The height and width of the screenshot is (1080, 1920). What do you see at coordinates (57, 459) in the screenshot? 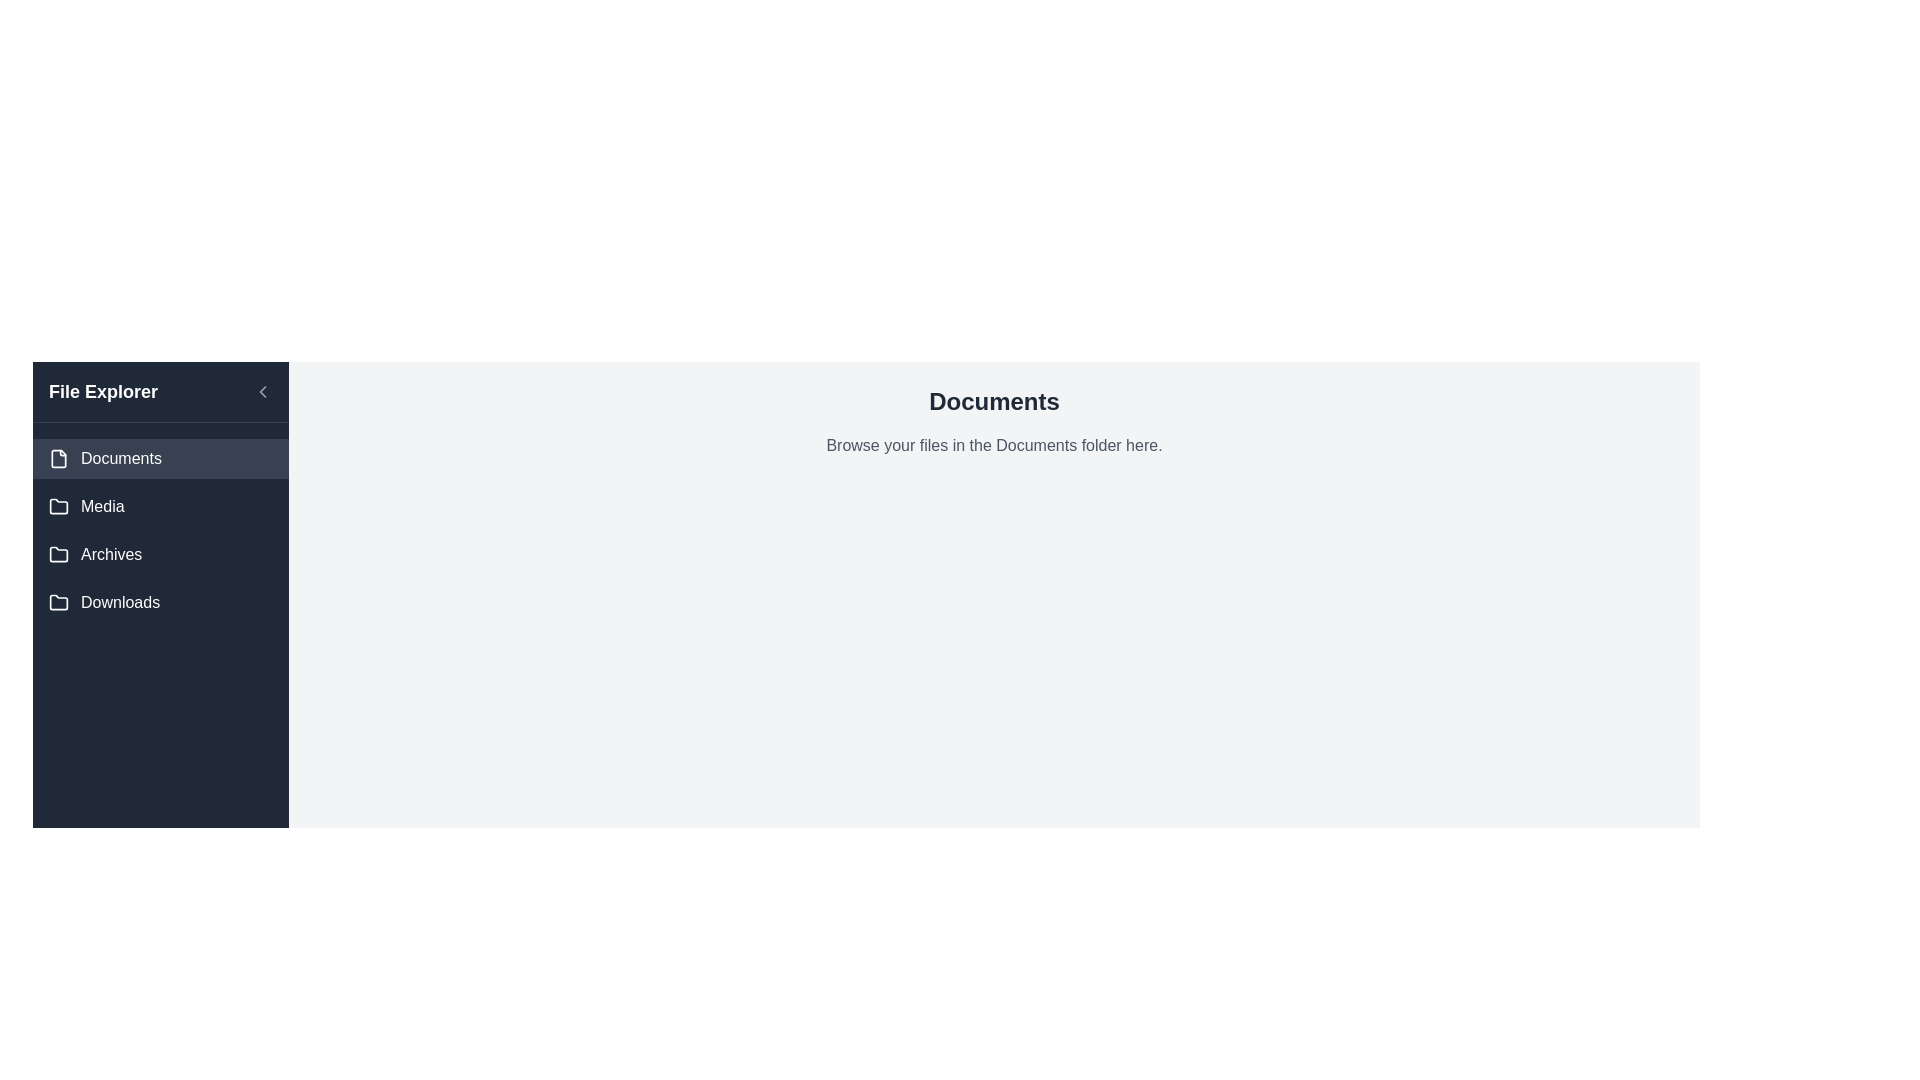
I see `the 'Documents' icon in the sidebar` at bounding box center [57, 459].